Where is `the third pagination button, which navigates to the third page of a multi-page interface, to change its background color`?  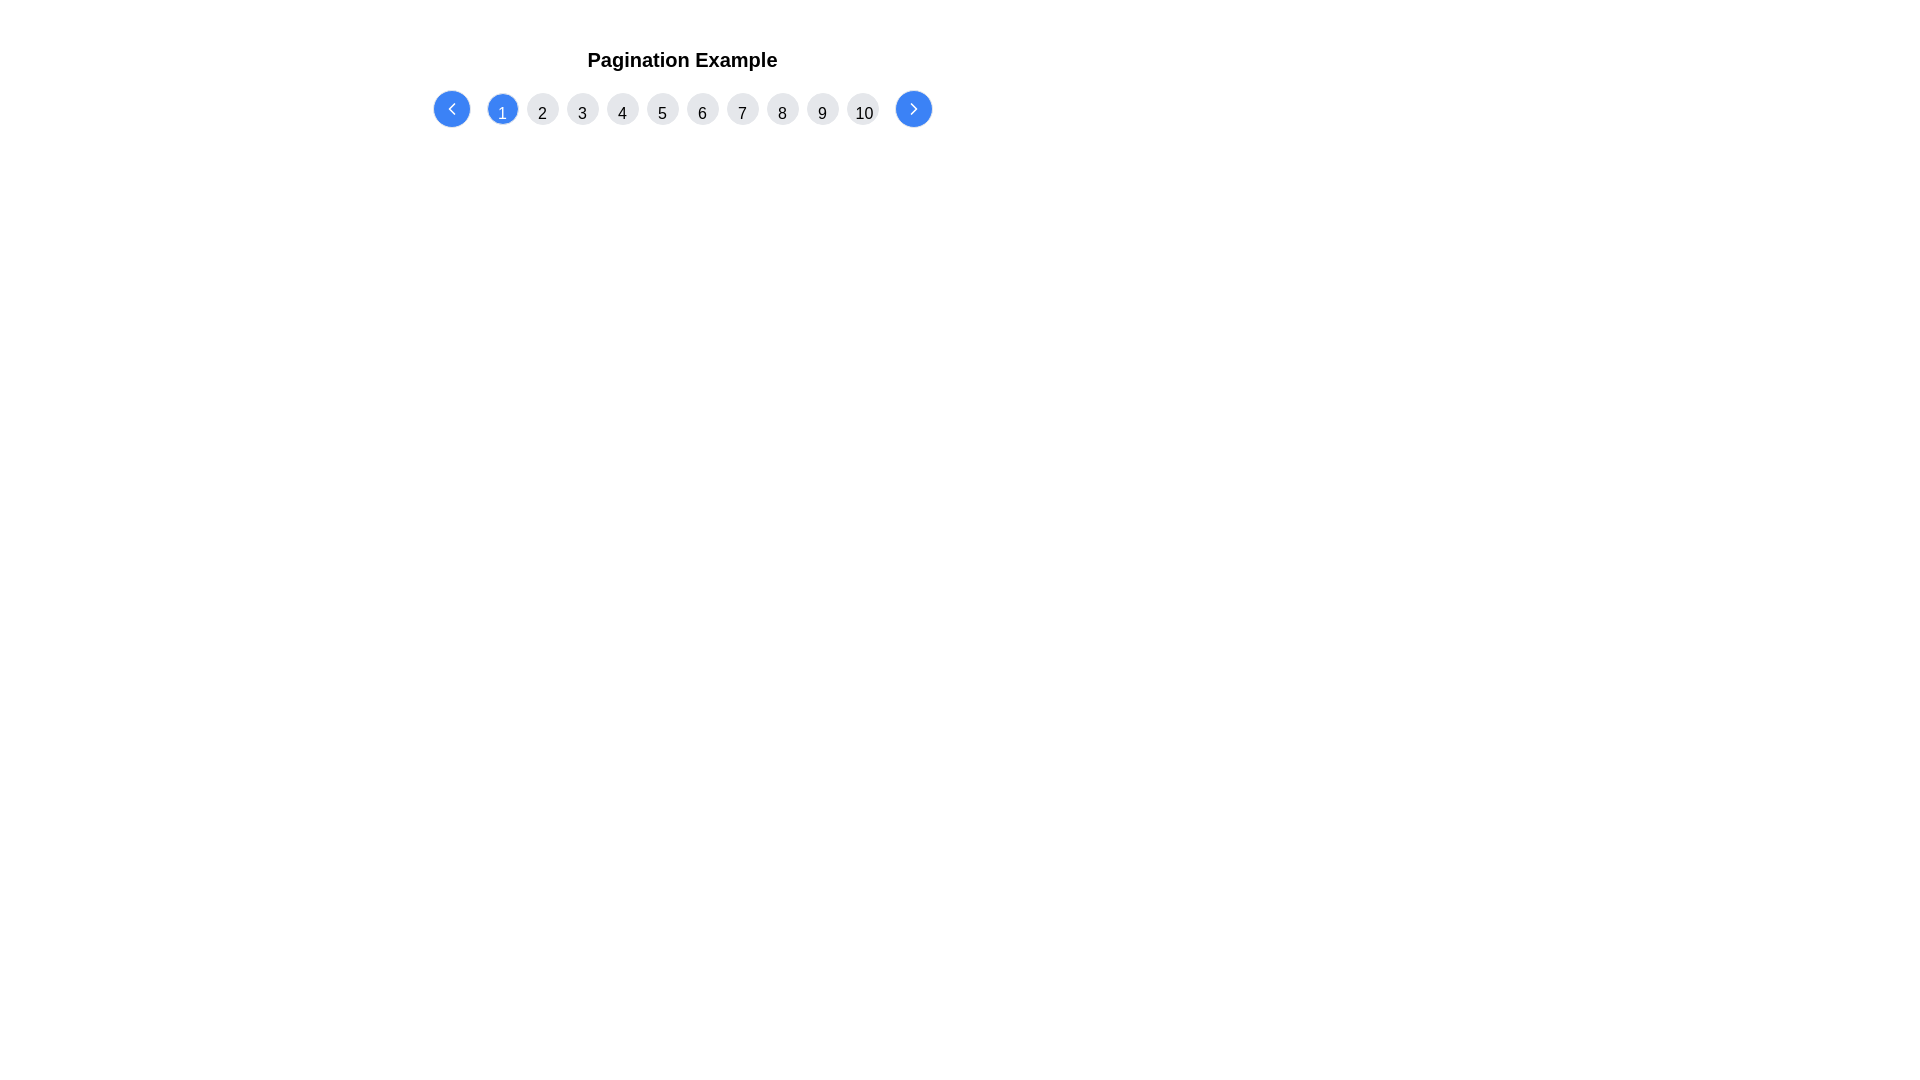 the third pagination button, which navigates to the third page of a multi-page interface, to change its background color is located at coordinates (581, 108).